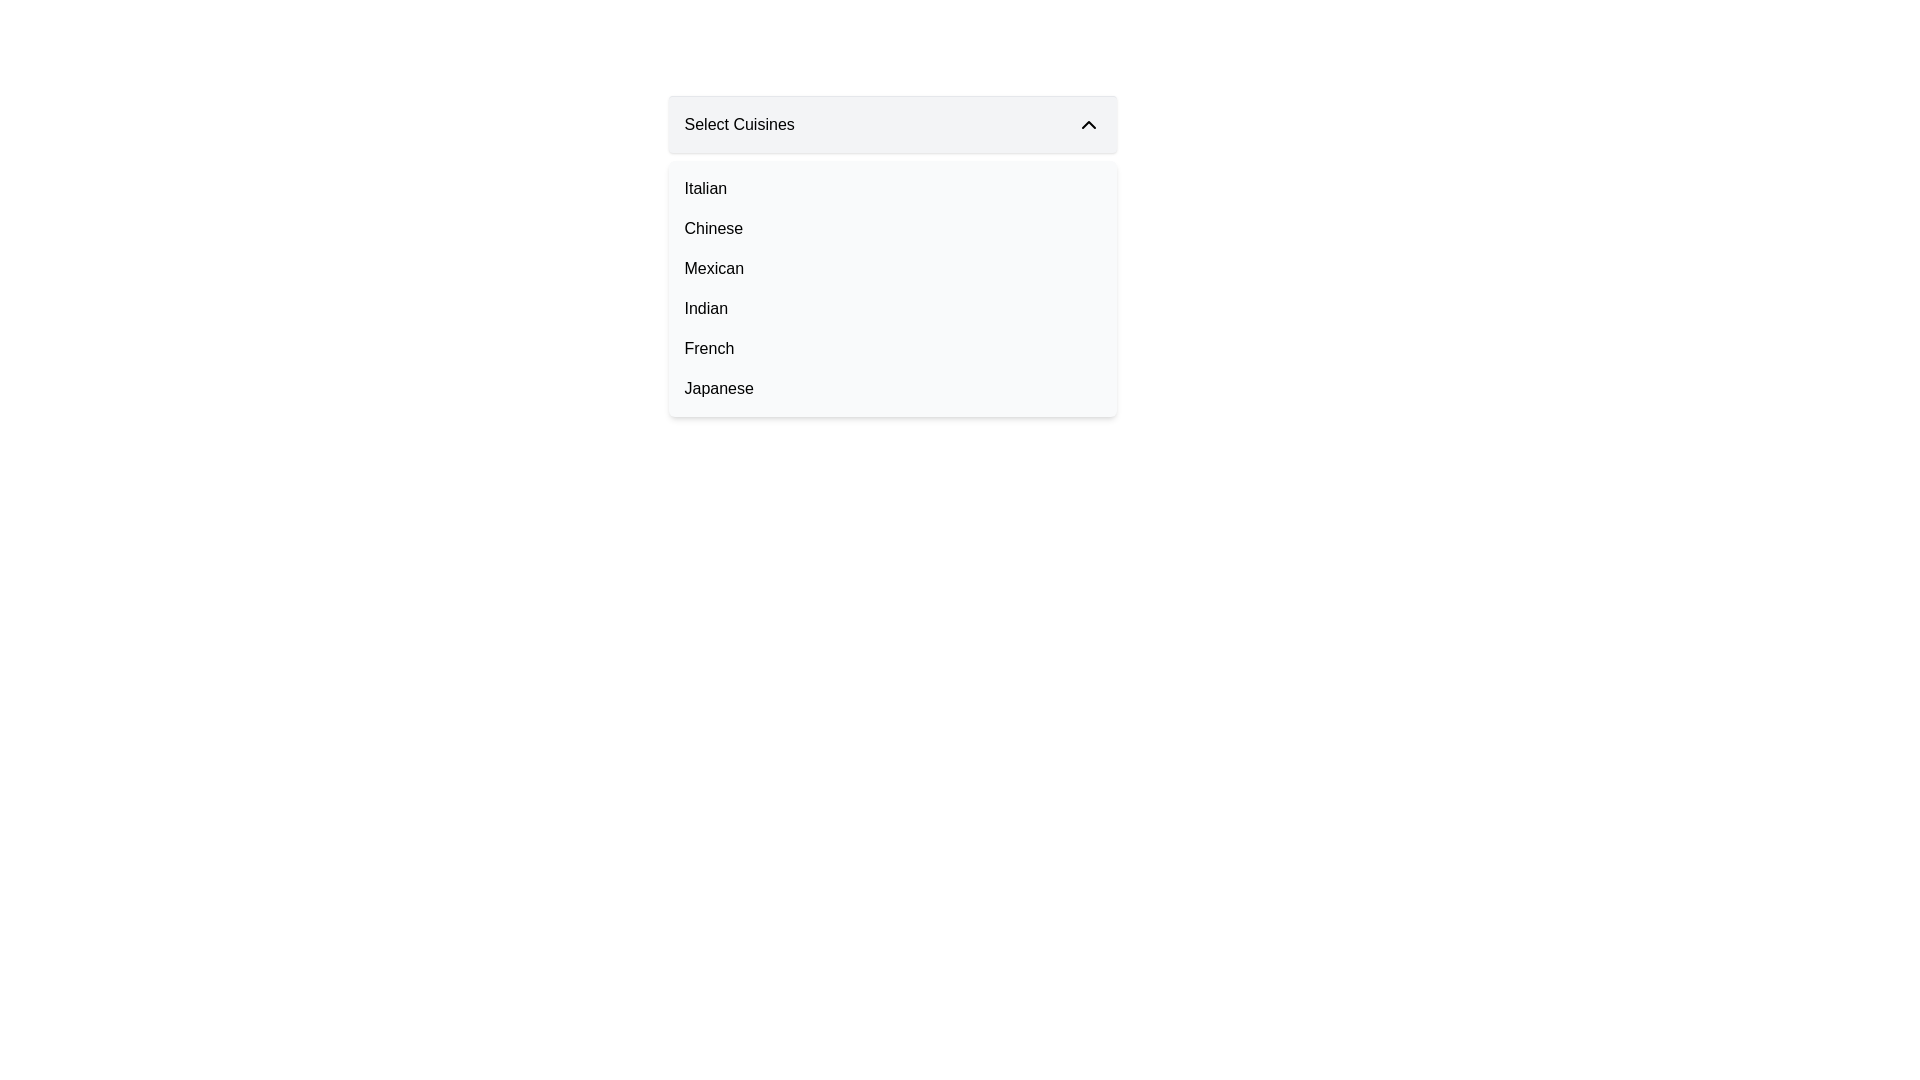 The width and height of the screenshot is (1920, 1080). I want to click on to select the 'French' option in the dropdown menu, which is the fifth item listed below 'Indian' and above 'Japanese', so click(891, 347).